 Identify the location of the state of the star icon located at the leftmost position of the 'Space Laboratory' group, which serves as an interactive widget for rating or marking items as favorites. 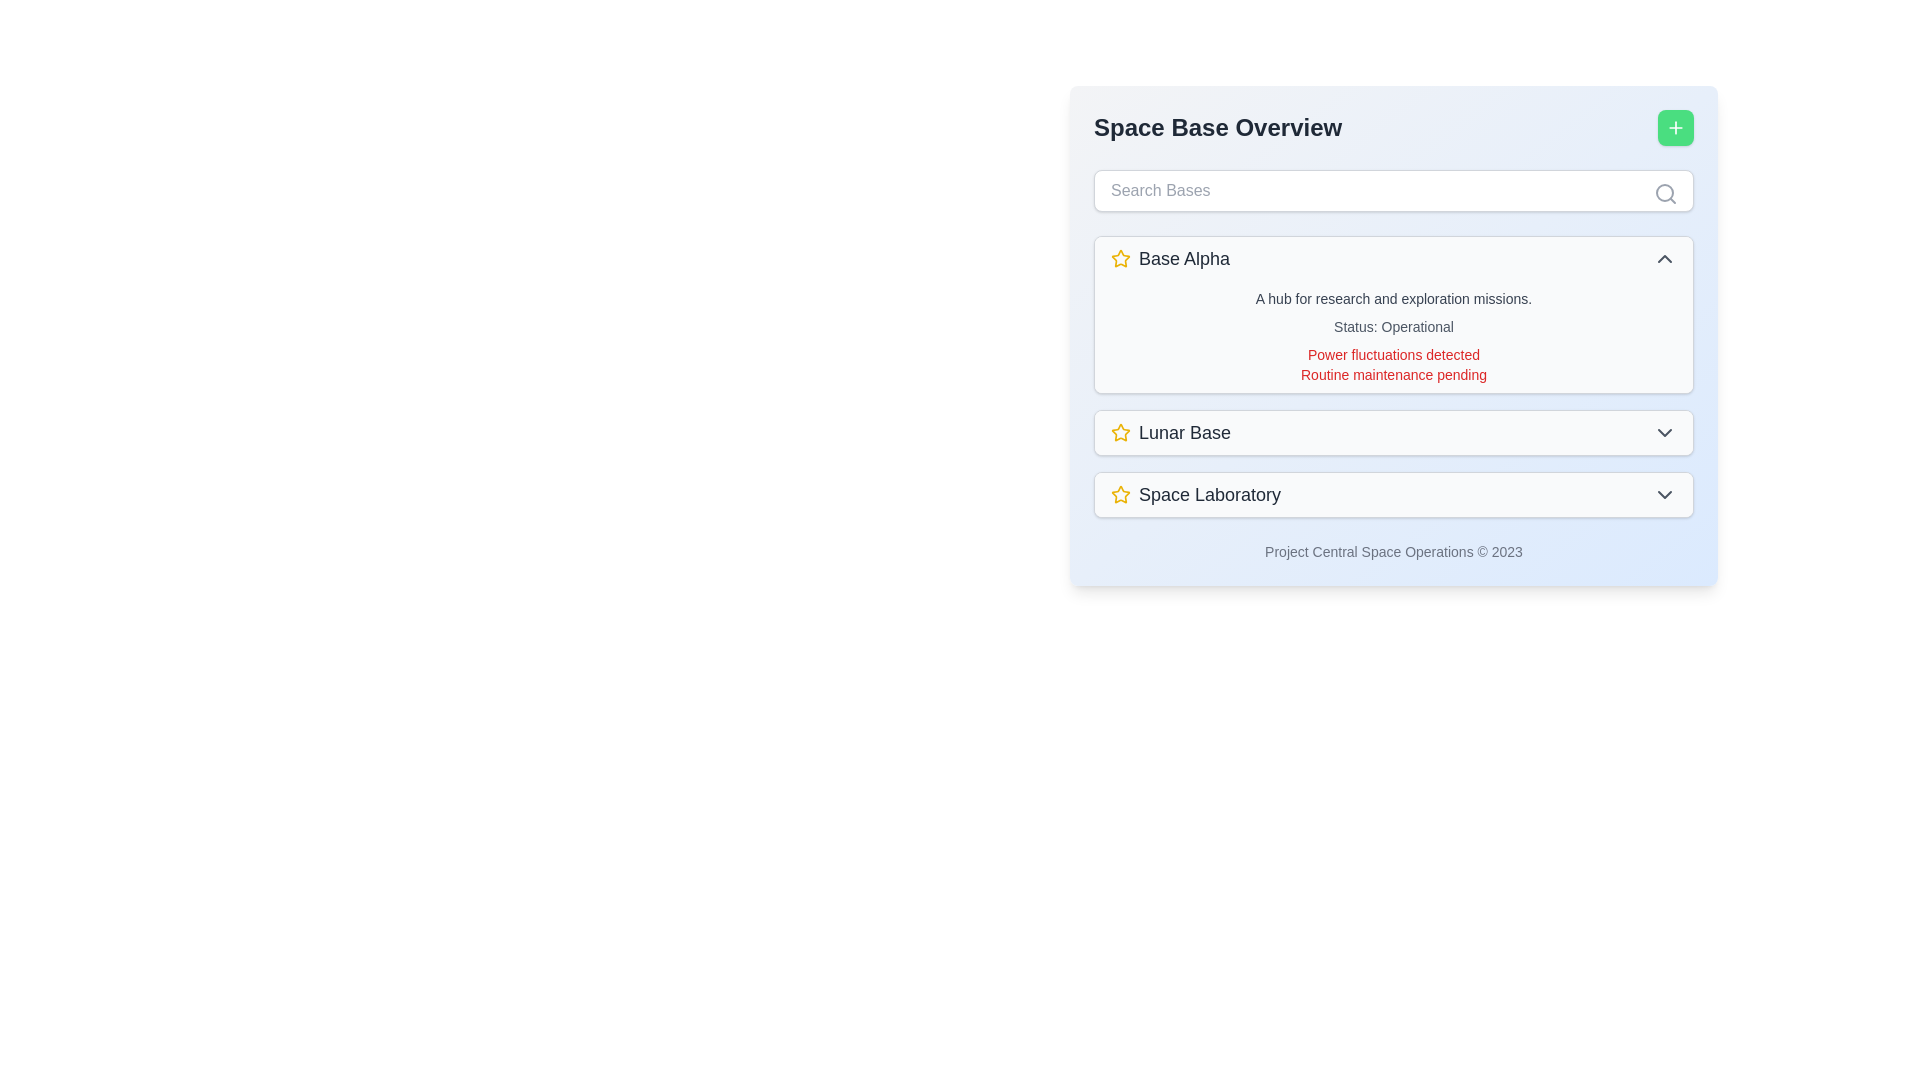
(1121, 494).